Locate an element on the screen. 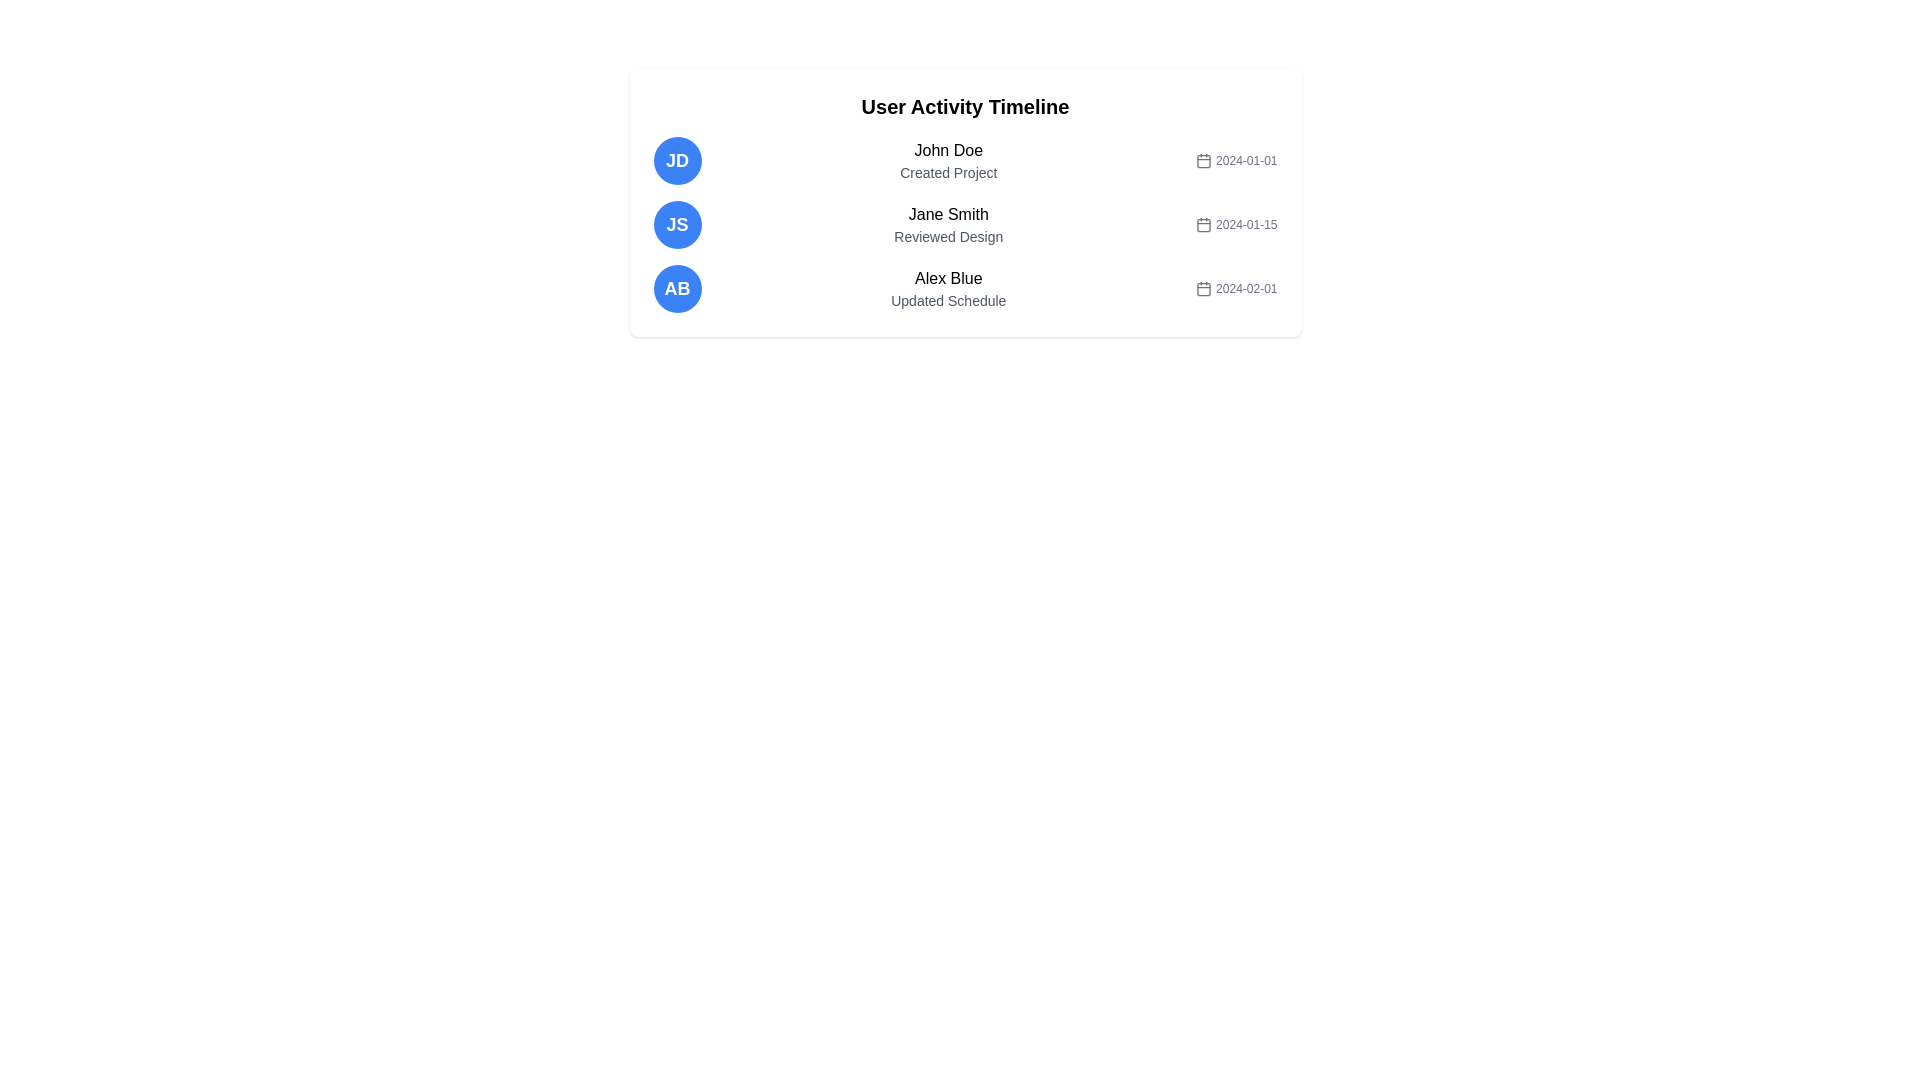  the circular avatar with a blue background and white text containing the initials 'AB', which is the third avatar in a vertical list, located to the left of the name 'Alex Blue' is located at coordinates (677, 289).